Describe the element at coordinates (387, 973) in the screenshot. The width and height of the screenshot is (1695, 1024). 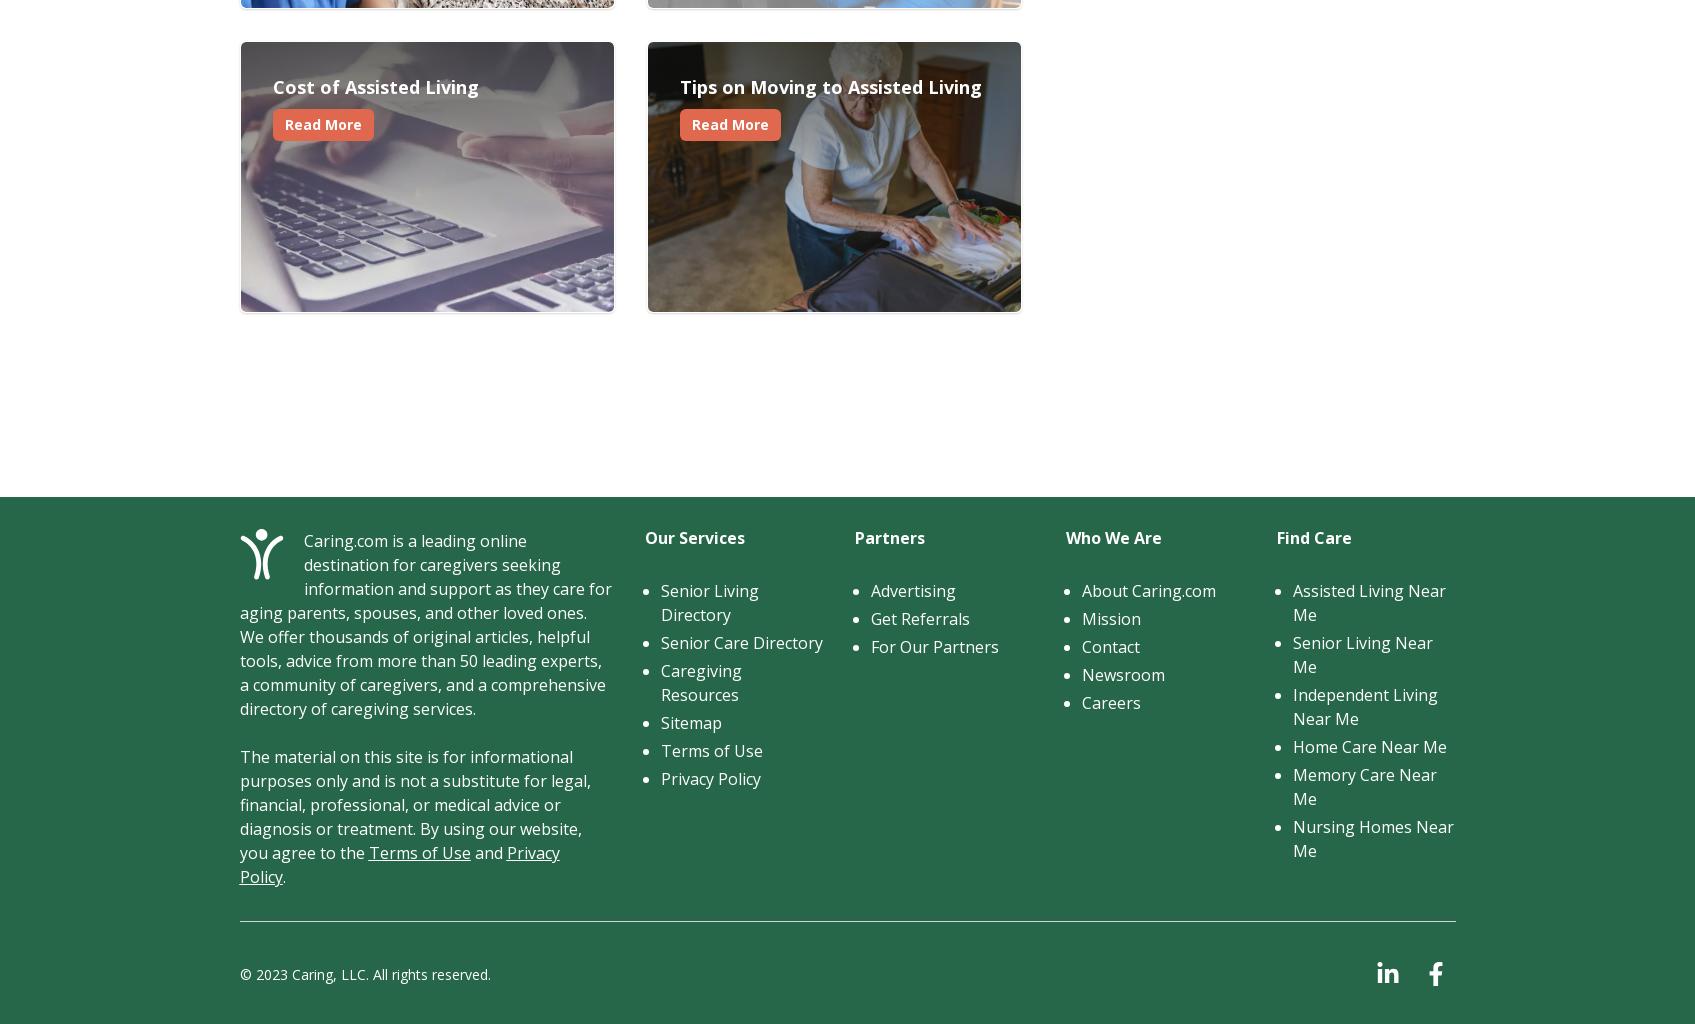
I see `'Caring, LLC. All rights reserved.'` at that location.